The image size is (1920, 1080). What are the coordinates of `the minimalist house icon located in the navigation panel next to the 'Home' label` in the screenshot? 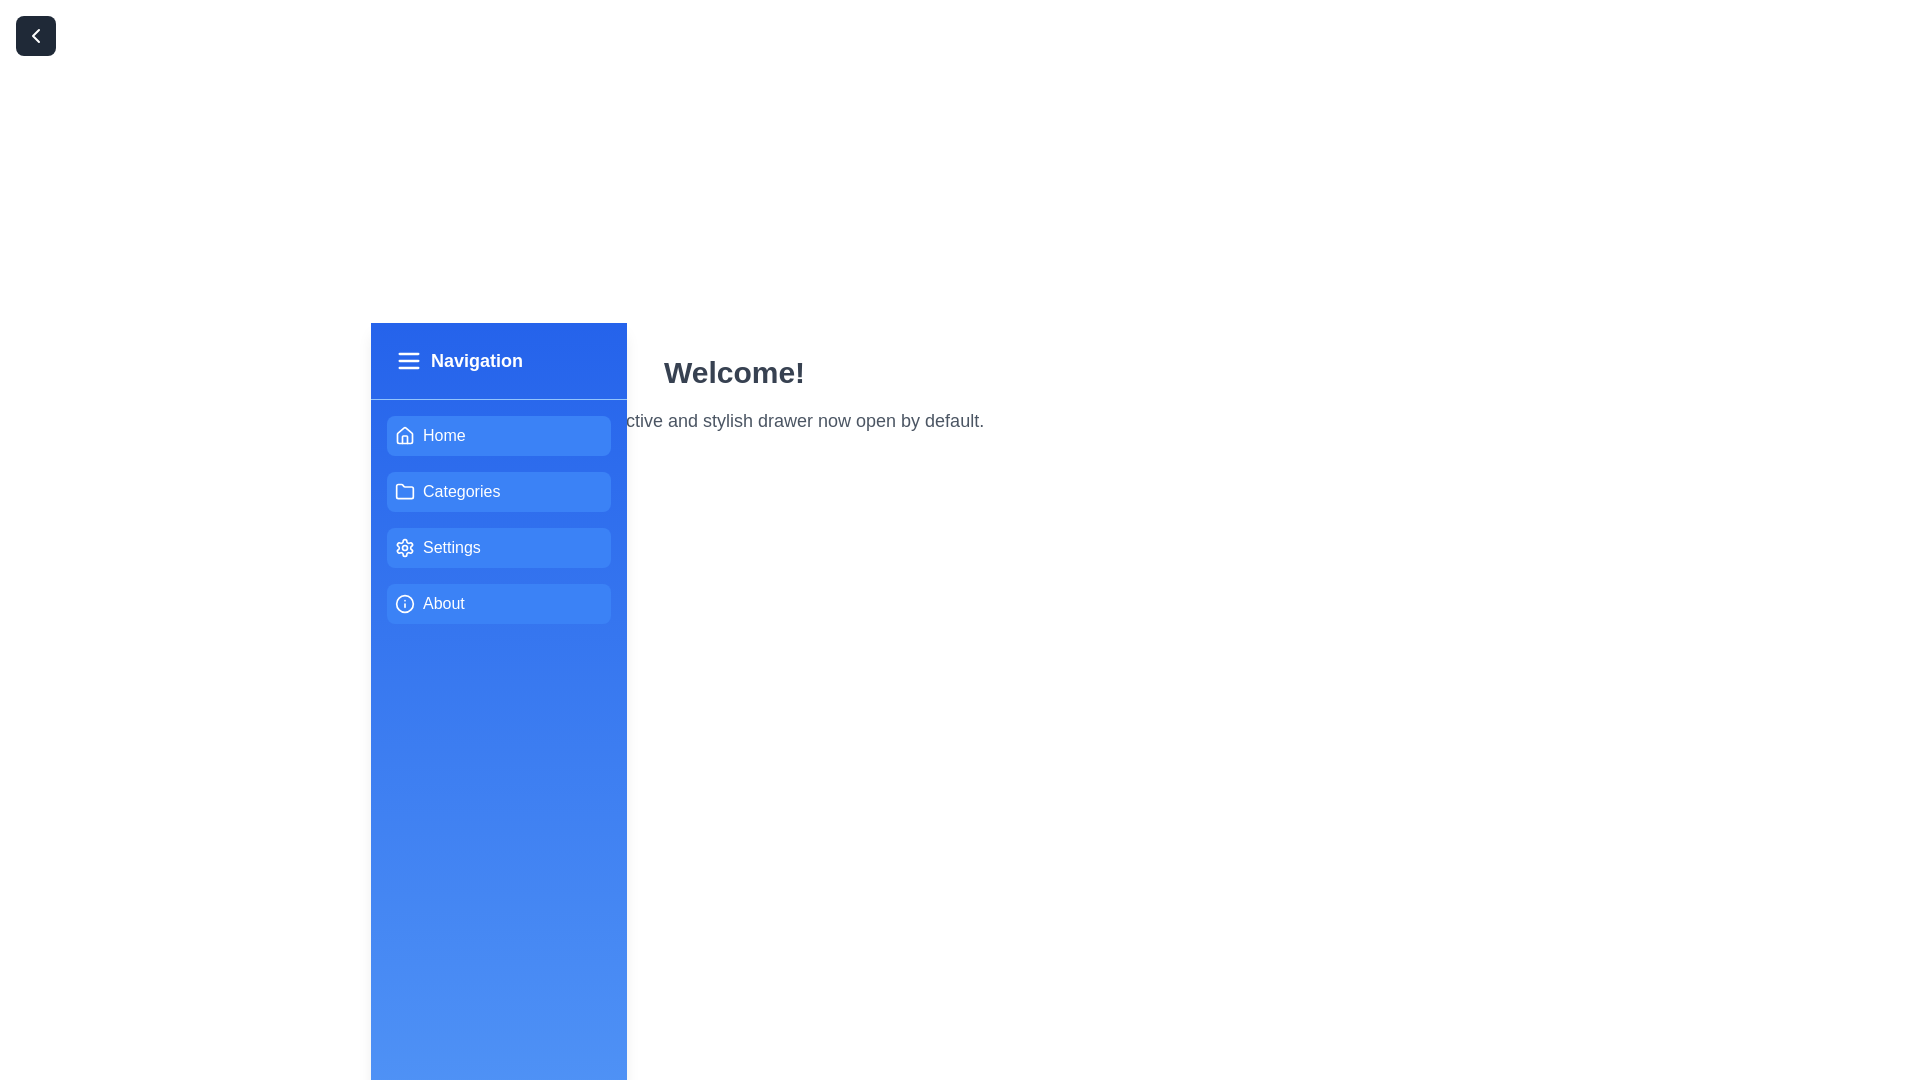 It's located at (403, 434).